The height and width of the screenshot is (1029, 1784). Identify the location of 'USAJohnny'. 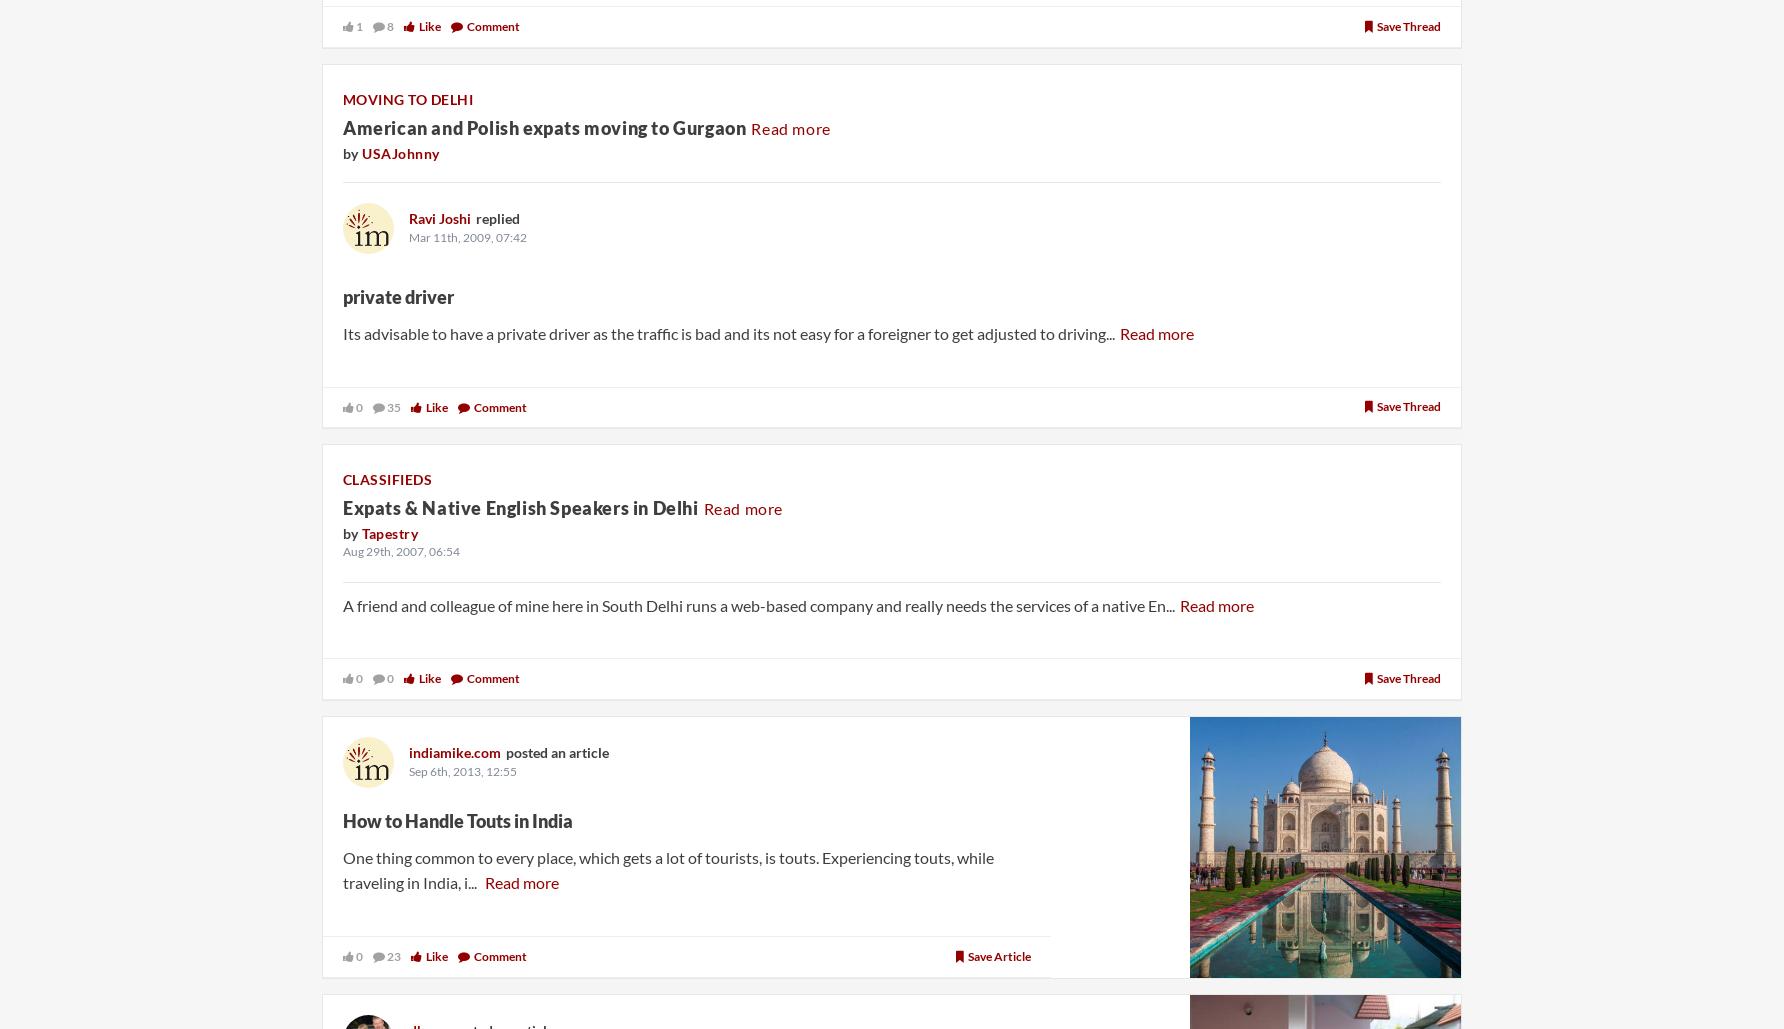
(399, 152).